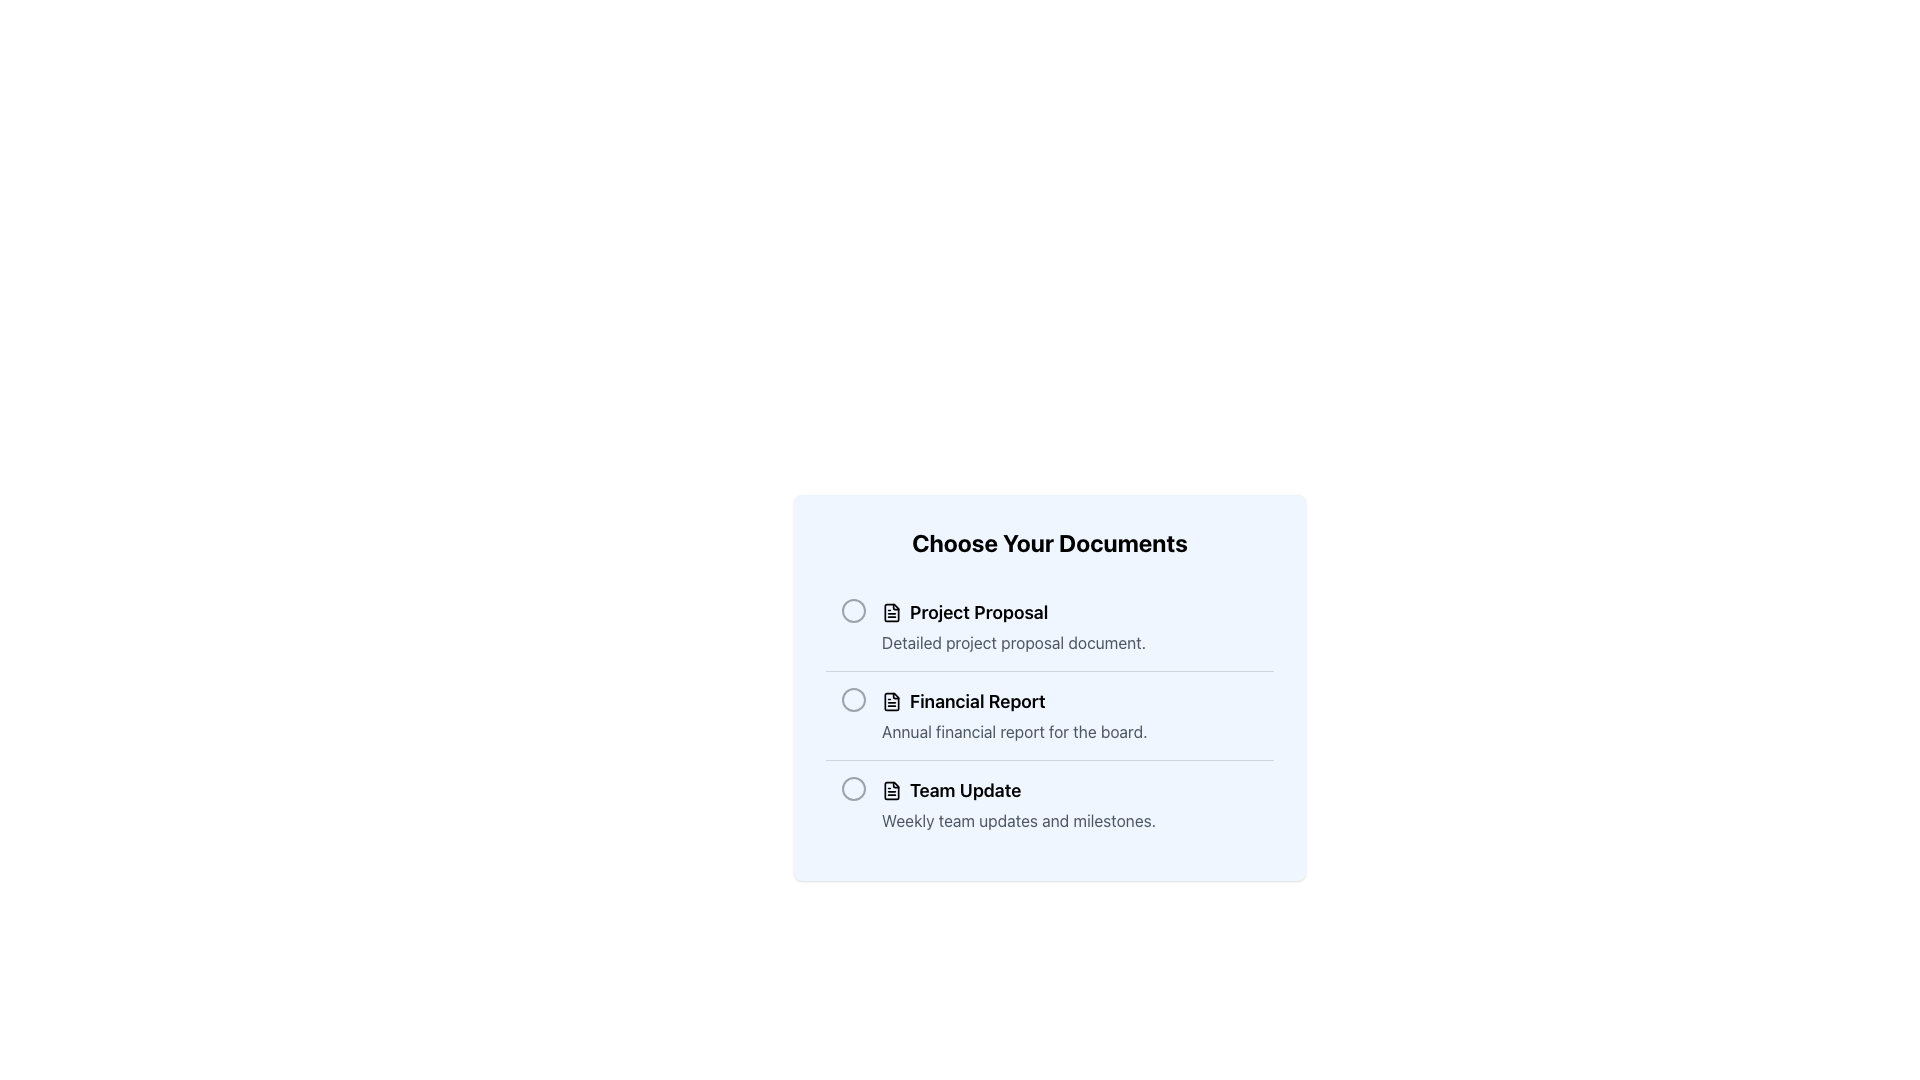 The height and width of the screenshot is (1080, 1920). What do you see at coordinates (1019, 789) in the screenshot?
I see `the 'Team Update' text element, which is the third item in a vertical list and has an adjacent document icon` at bounding box center [1019, 789].